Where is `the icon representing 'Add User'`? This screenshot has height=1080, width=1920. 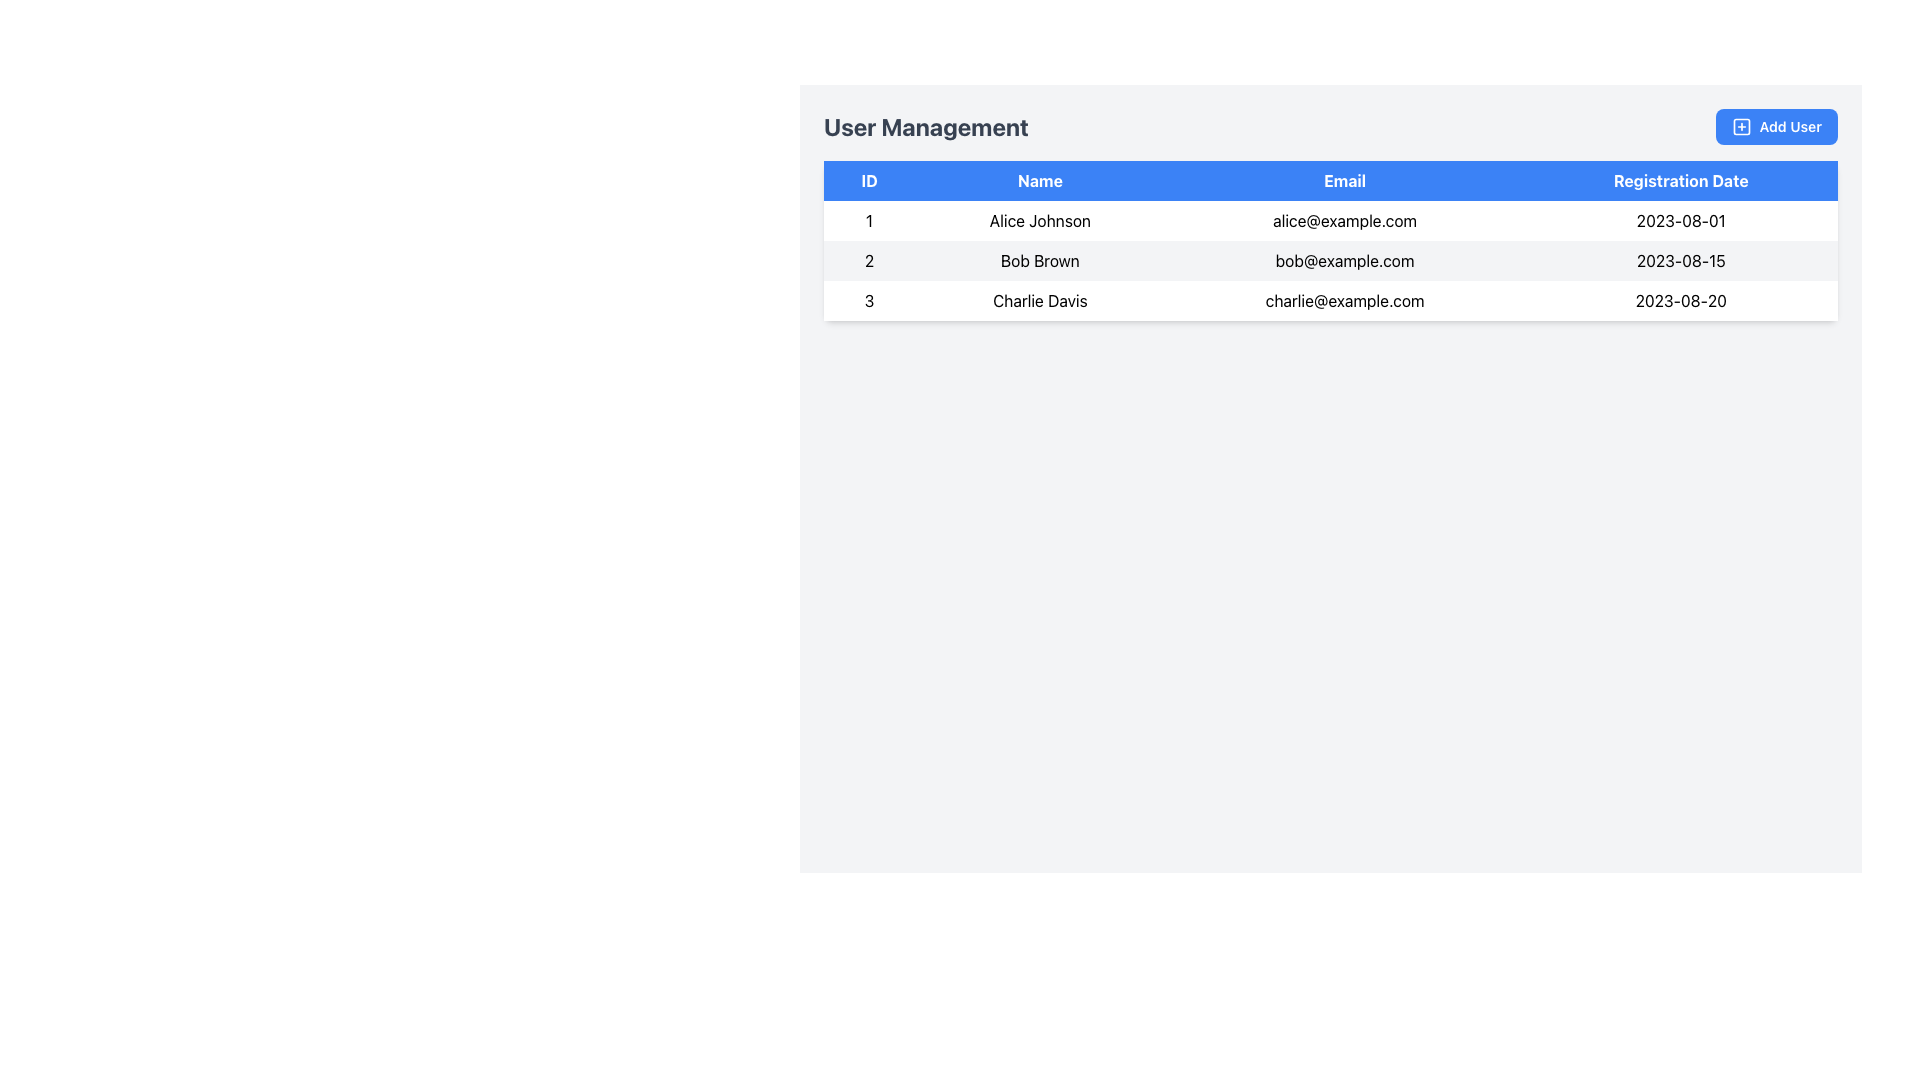
the icon representing 'Add User' is located at coordinates (1740, 127).